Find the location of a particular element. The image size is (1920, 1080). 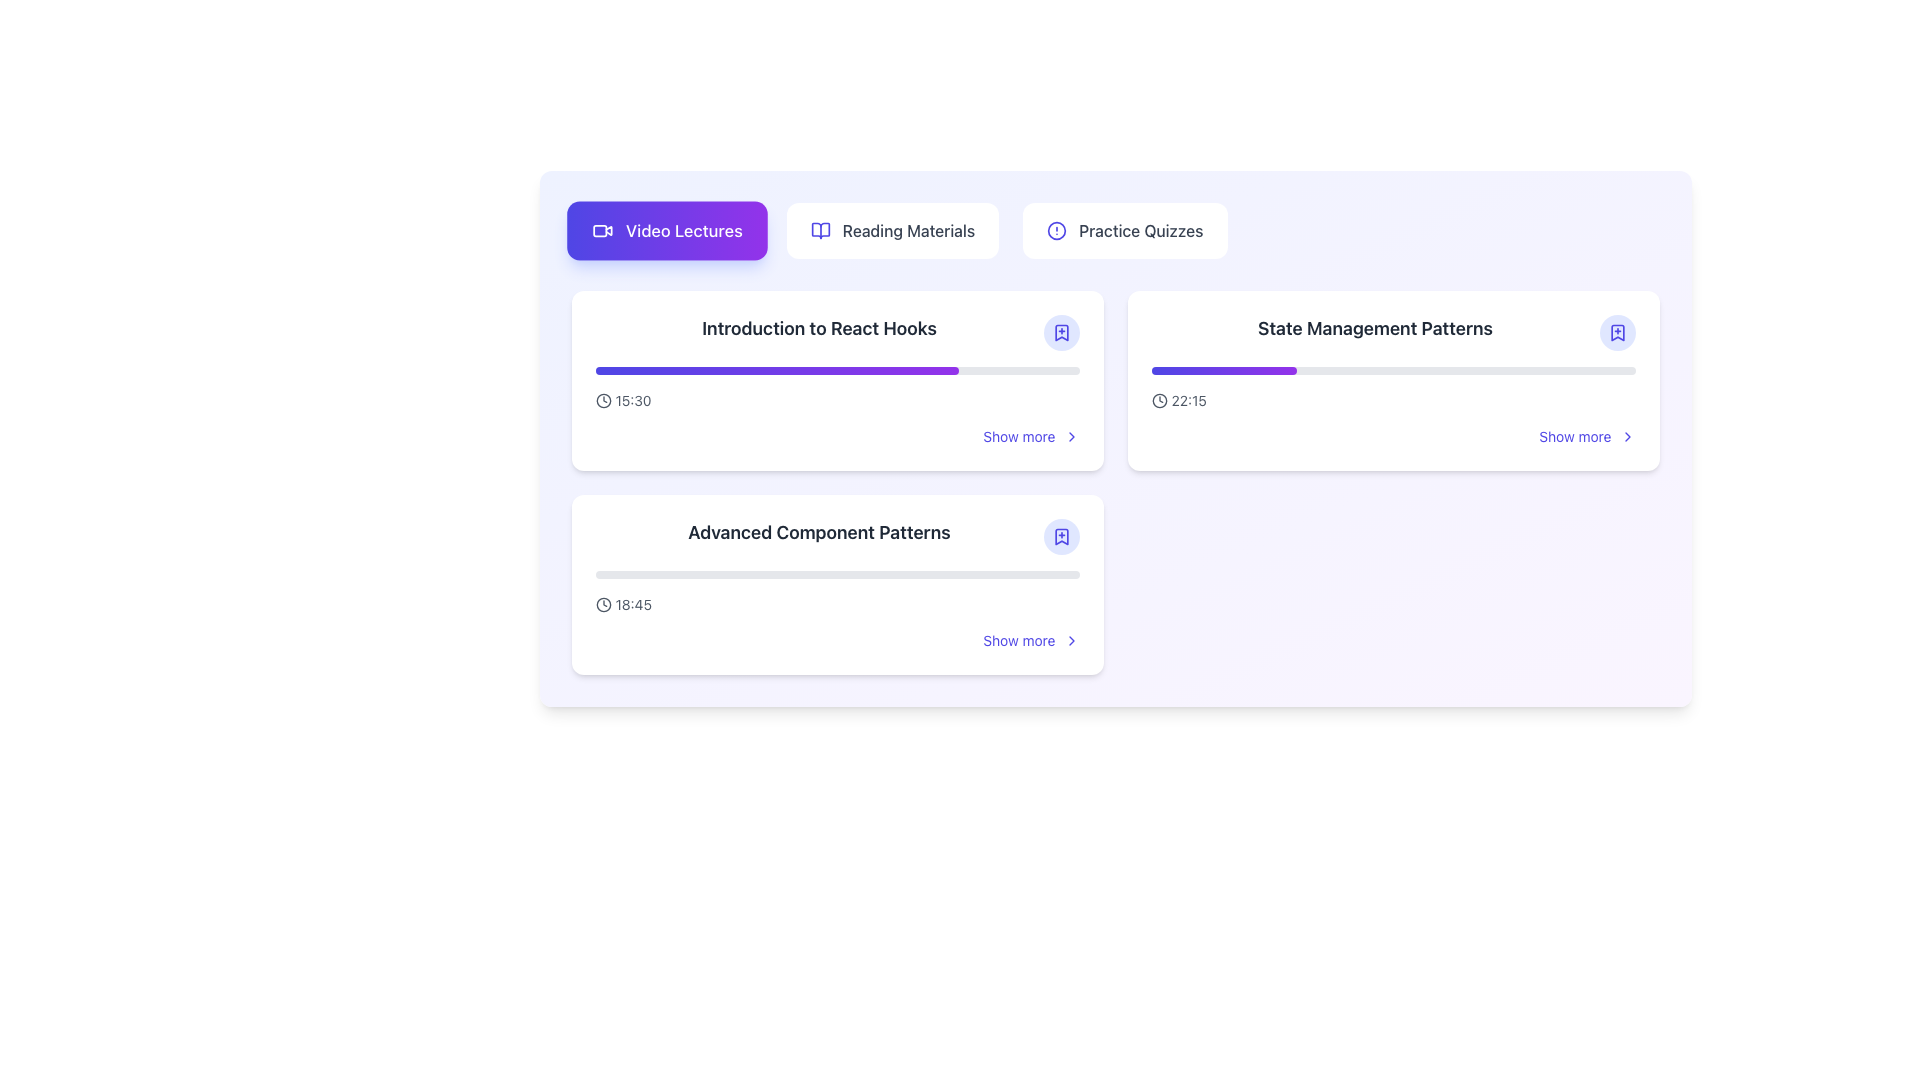

the bookmark icon with a plus symbol in the top-right corner of the 'Introduction to React Hooks' card to bookmark the associated module is located at coordinates (1060, 331).